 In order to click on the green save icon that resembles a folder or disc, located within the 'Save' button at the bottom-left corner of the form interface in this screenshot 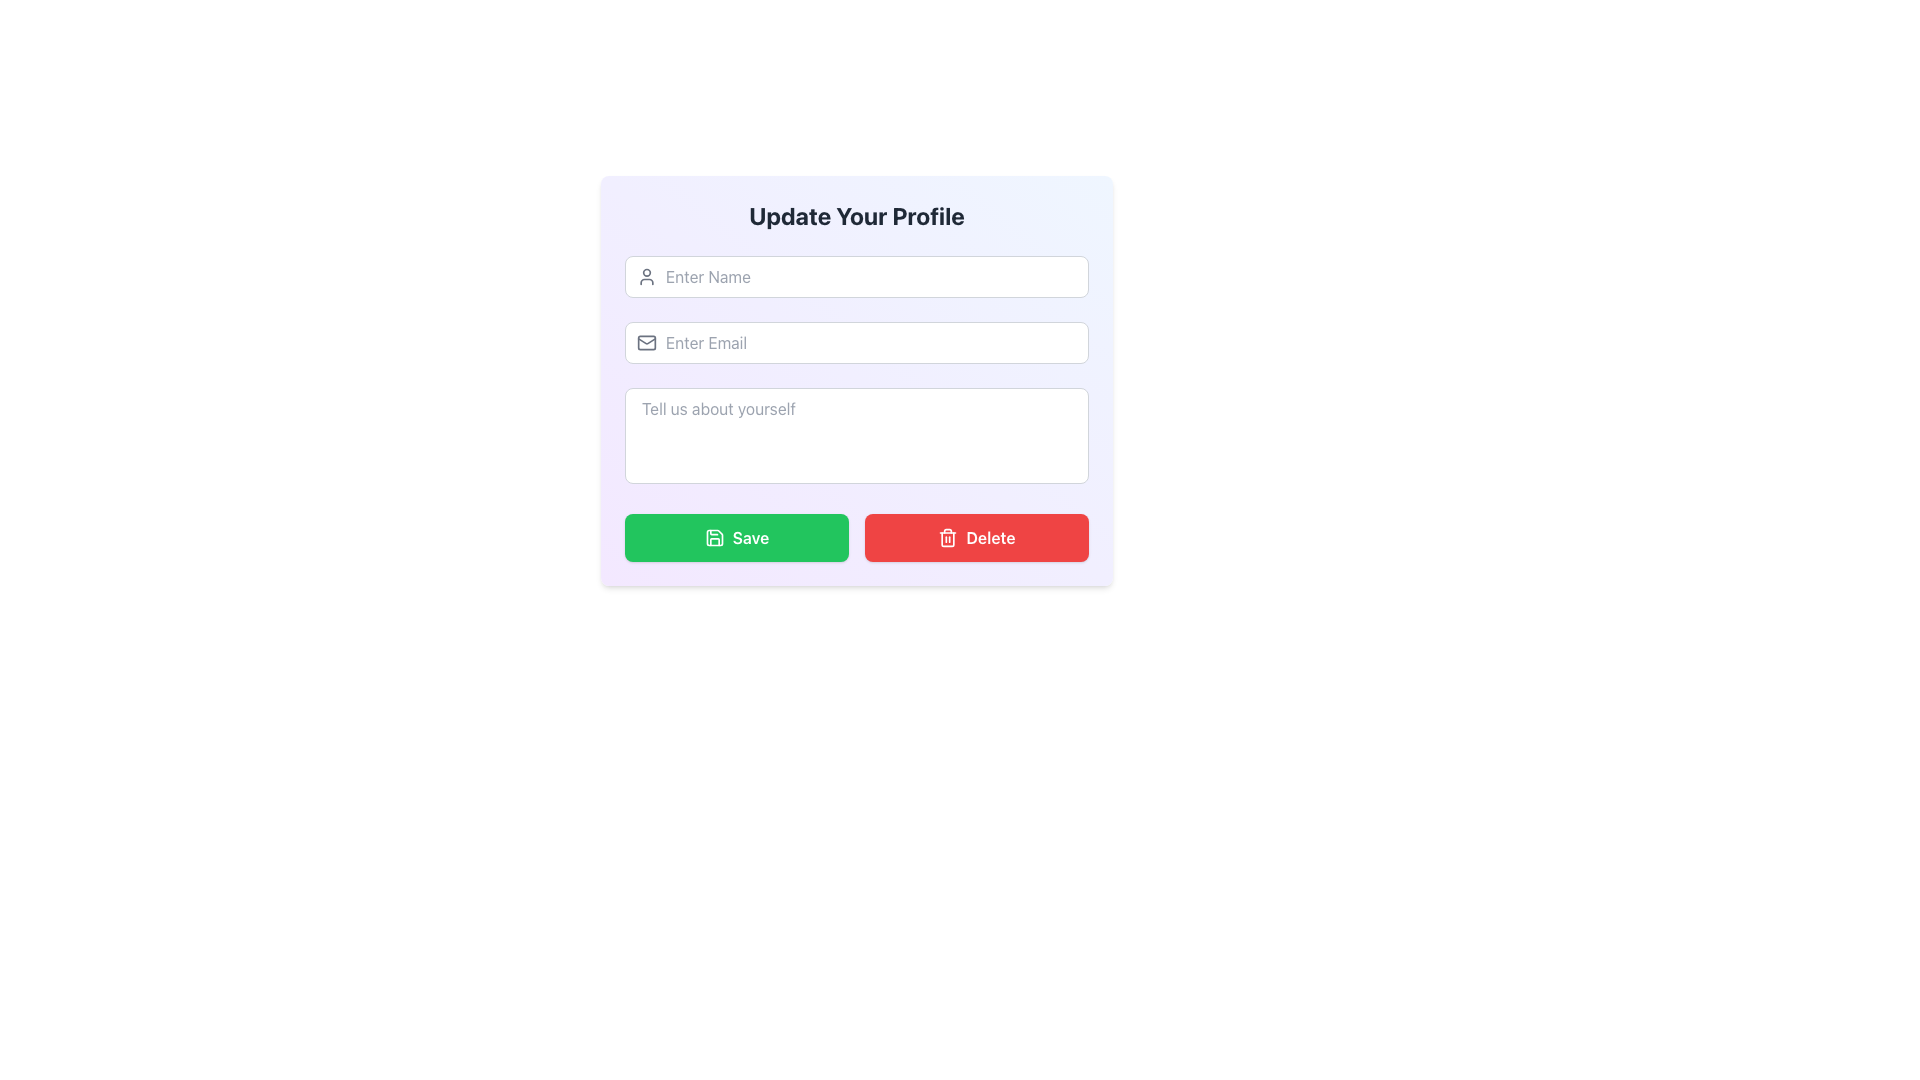, I will do `click(714, 536)`.